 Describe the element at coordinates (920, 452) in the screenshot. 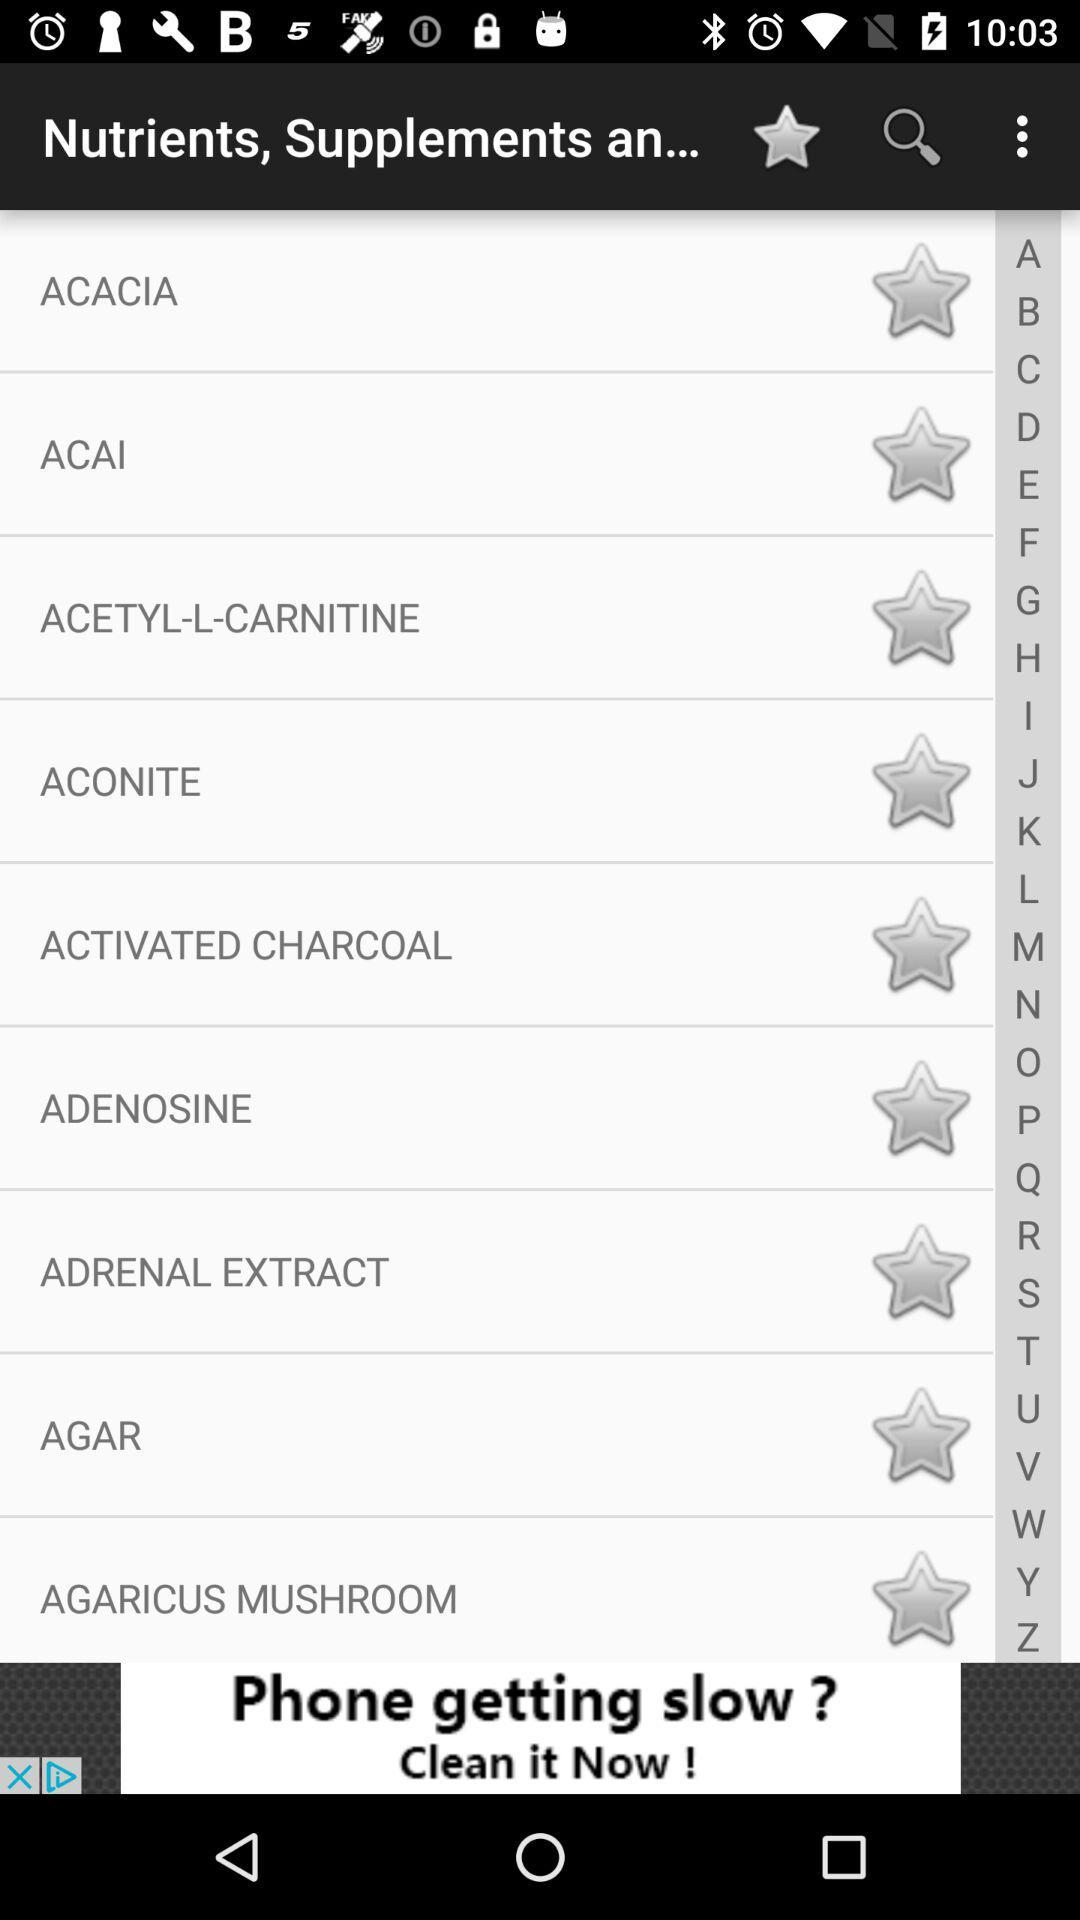

I see `bookmark item` at that location.